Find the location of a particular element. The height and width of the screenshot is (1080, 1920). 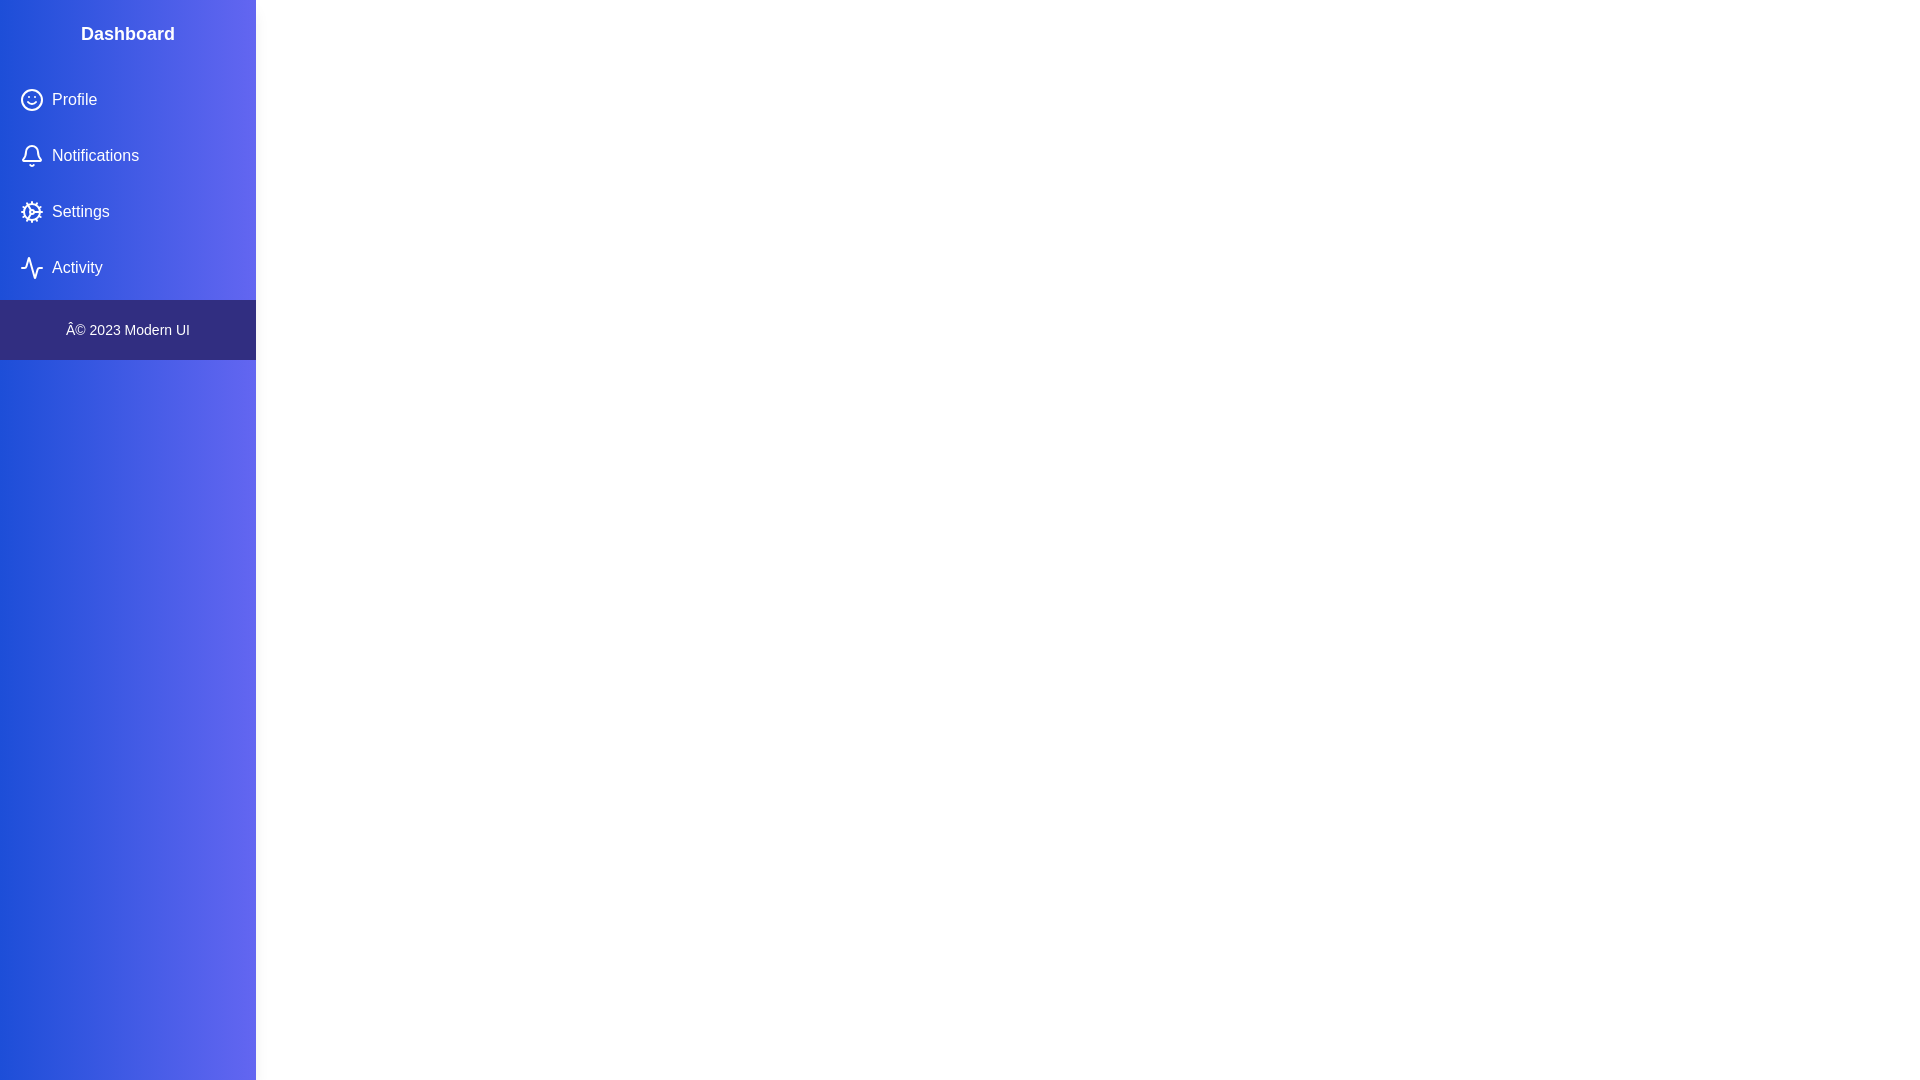

the navigation item Profile is located at coordinates (127, 100).